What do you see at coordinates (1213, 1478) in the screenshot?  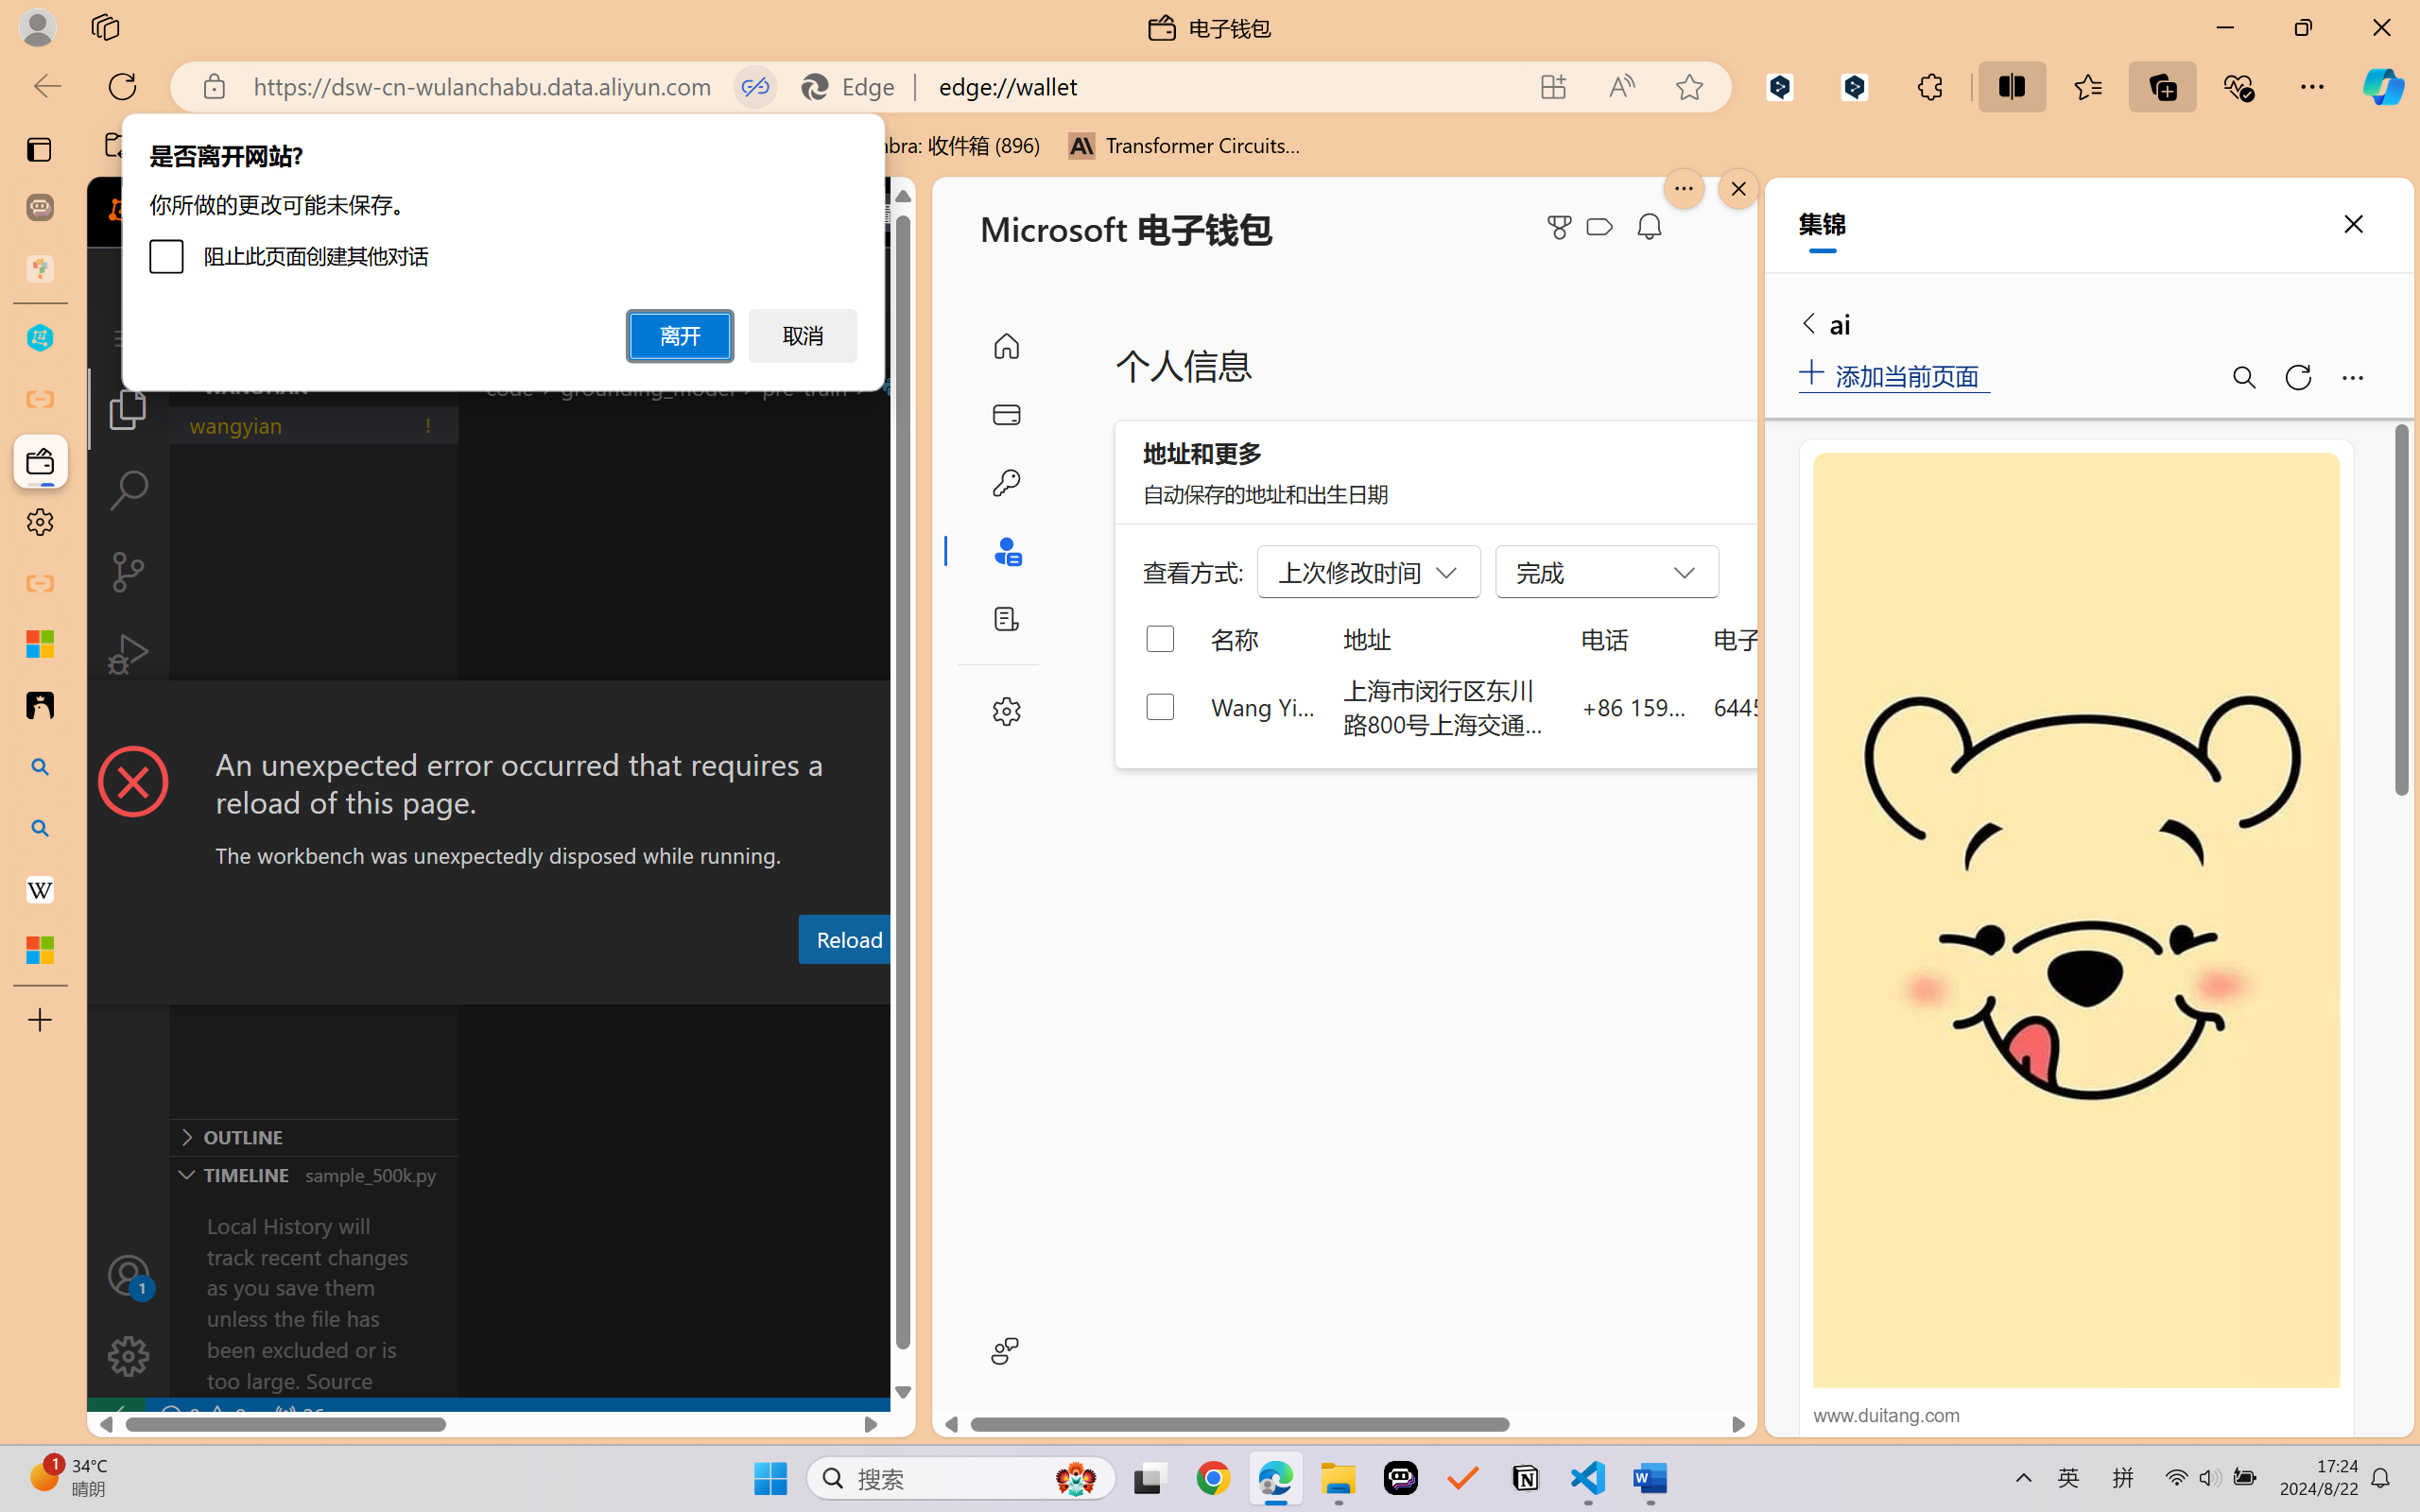 I see `'Google Chrome'` at bounding box center [1213, 1478].